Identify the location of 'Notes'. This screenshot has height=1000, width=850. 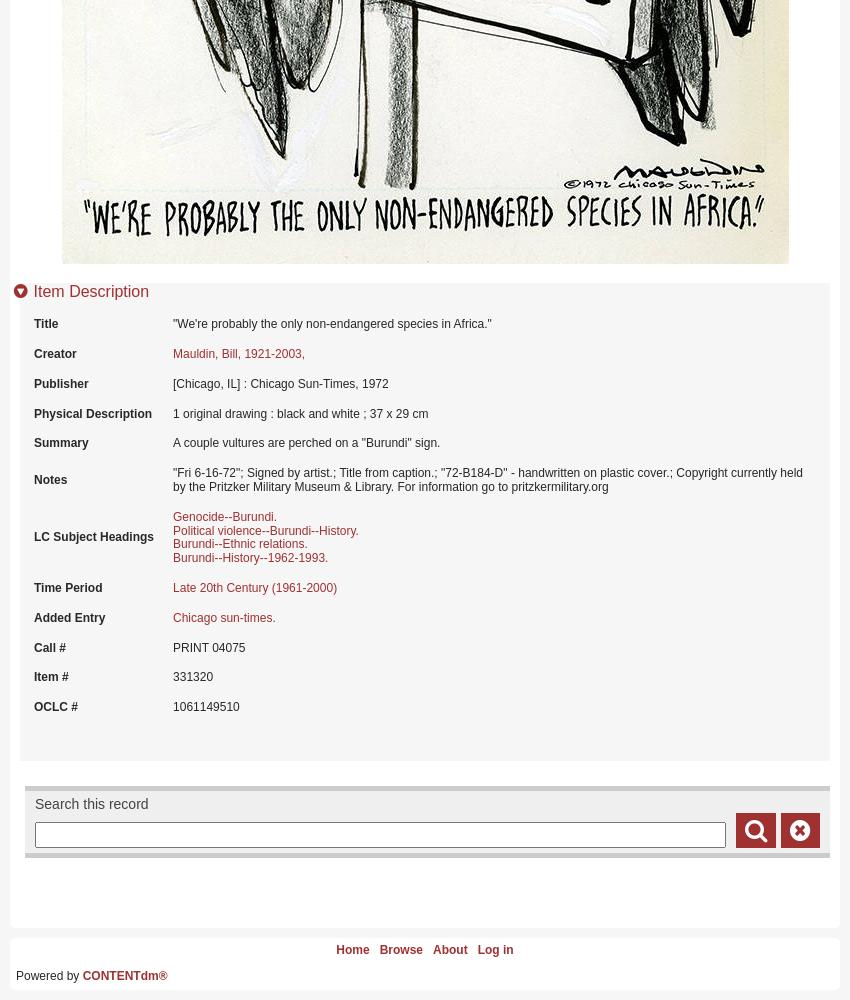
(50, 479).